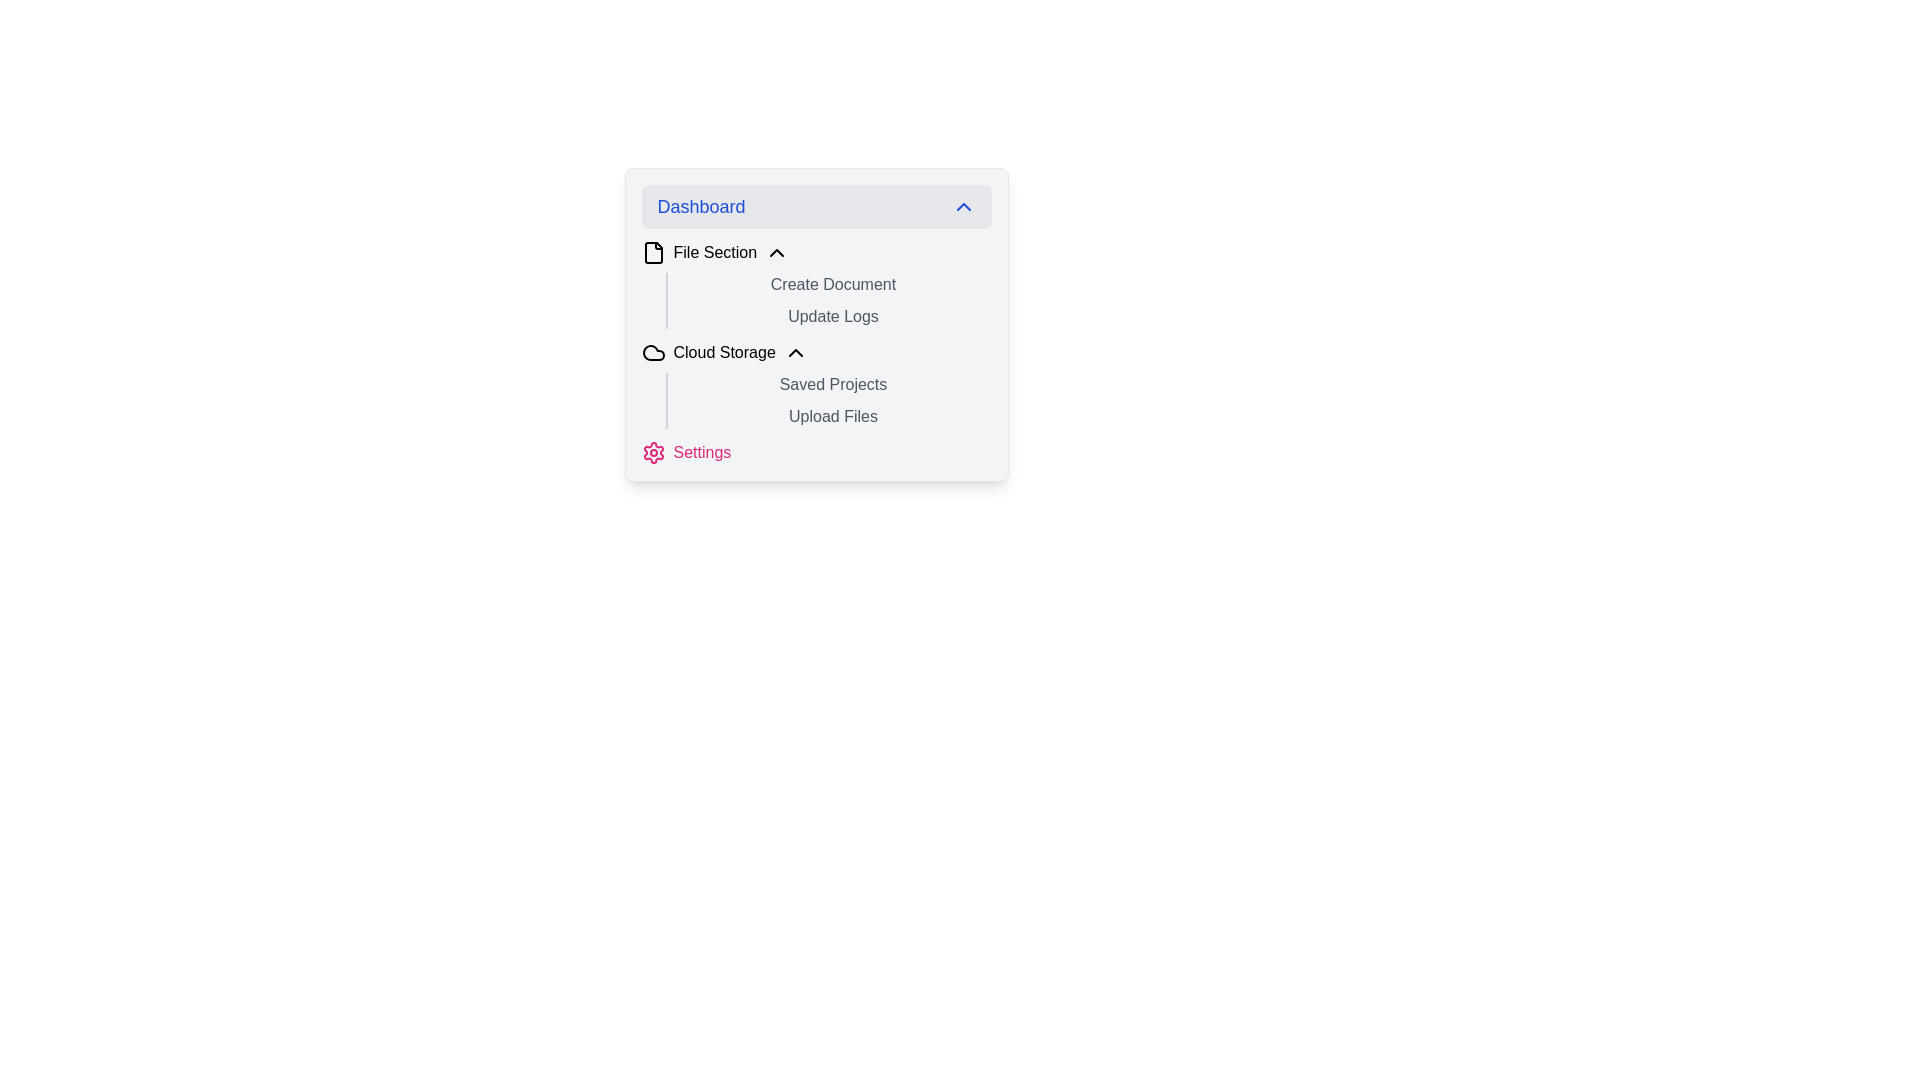 The image size is (1920, 1080). What do you see at coordinates (829, 285) in the screenshot?
I see `the 'Create Document' text link located in the File Section group under the Dashboard menu to initiate the creation of a new document` at bounding box center [829, 285].